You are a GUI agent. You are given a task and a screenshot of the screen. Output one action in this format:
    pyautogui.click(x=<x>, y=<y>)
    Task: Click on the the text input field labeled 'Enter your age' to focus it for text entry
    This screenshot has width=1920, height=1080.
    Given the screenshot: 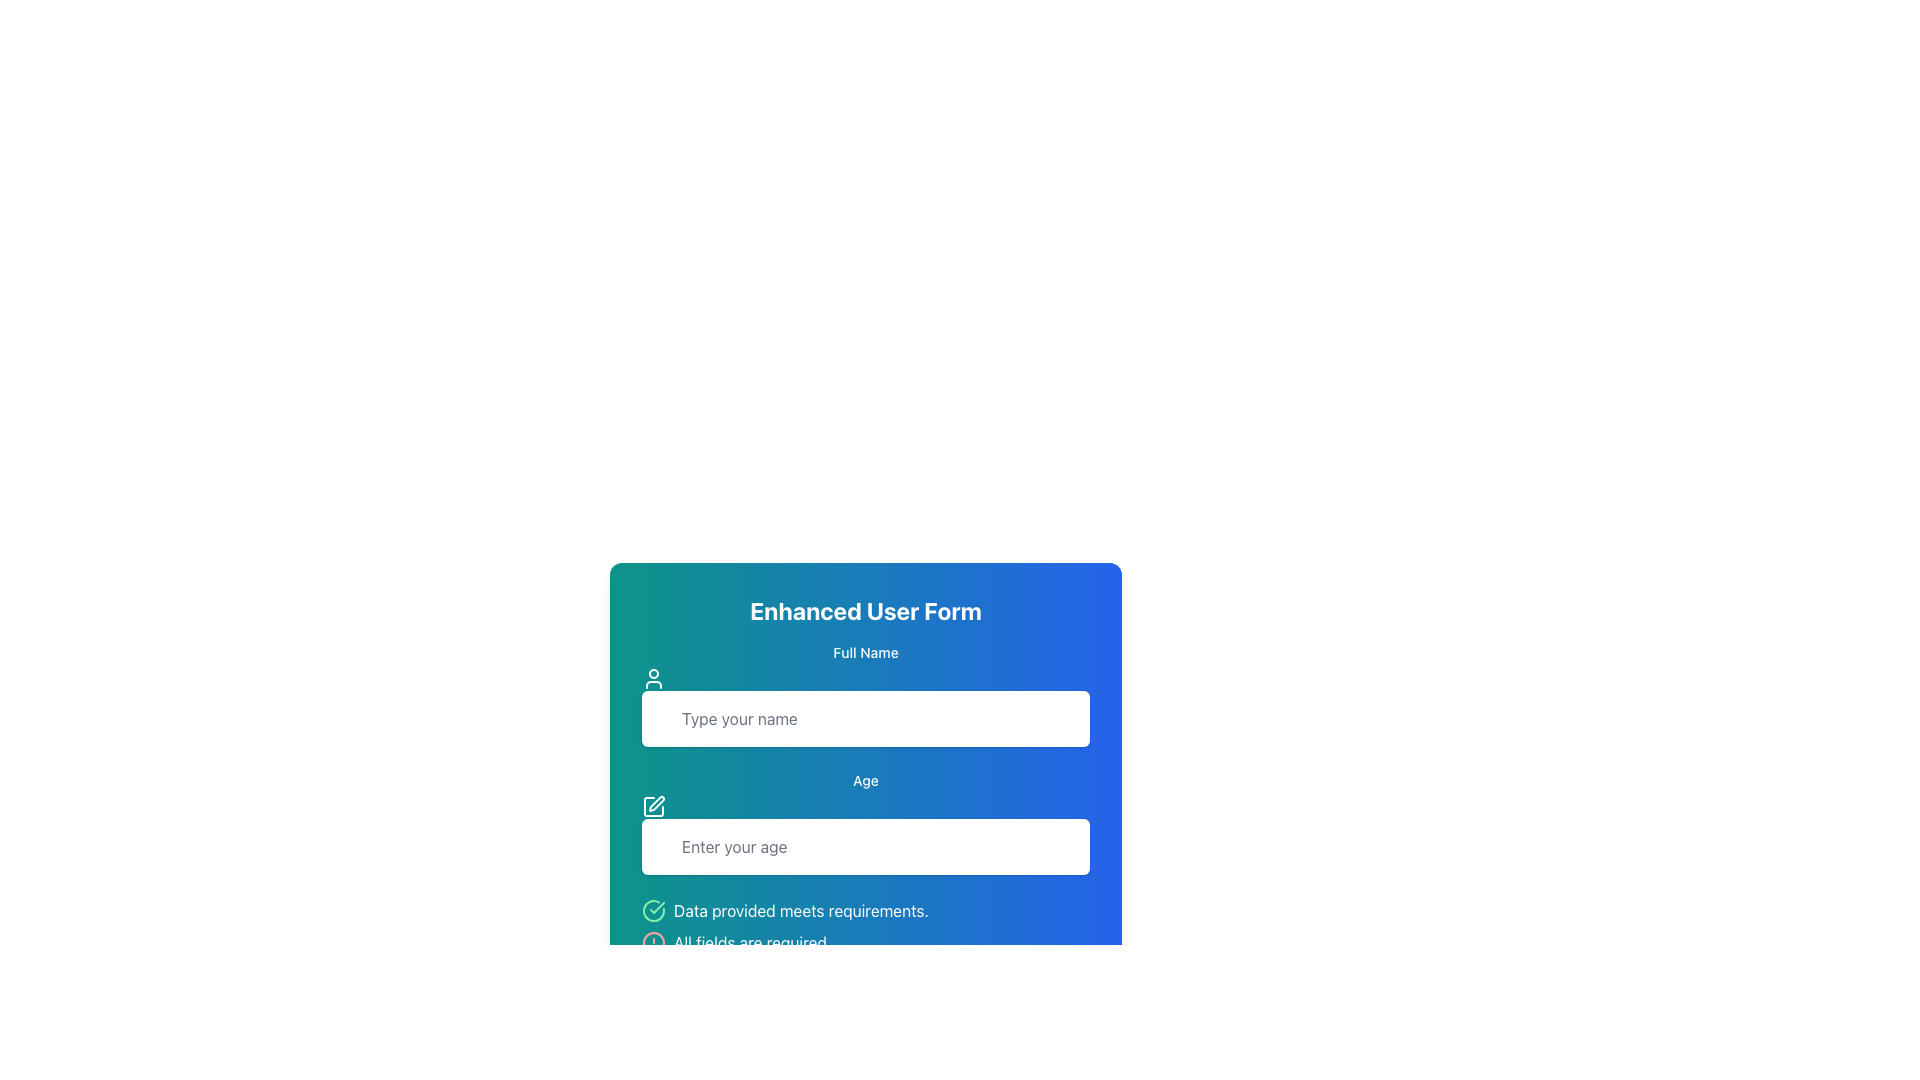 What is the action you would take?
    pyautogui.click(x=865, y=822)
    